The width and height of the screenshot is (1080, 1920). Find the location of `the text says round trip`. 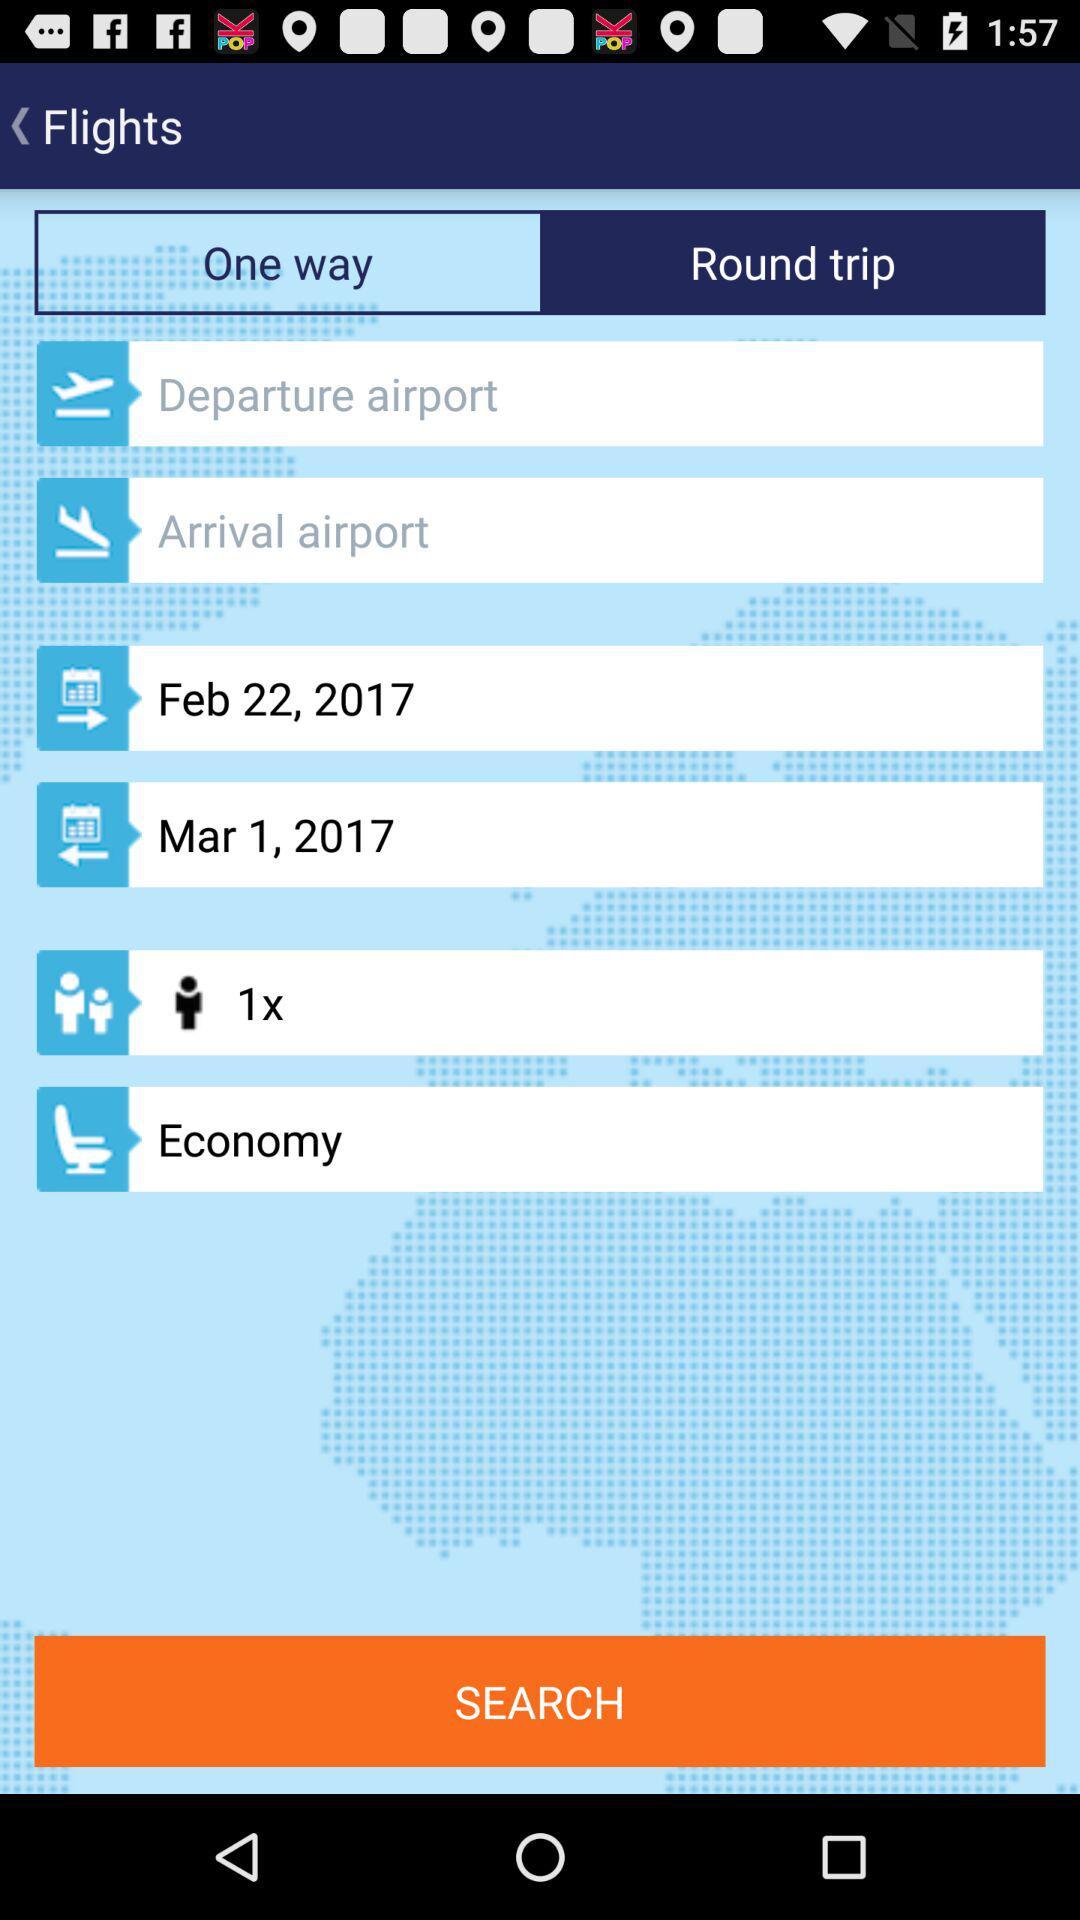

the text says round trip is located at coordinates (792, 261).